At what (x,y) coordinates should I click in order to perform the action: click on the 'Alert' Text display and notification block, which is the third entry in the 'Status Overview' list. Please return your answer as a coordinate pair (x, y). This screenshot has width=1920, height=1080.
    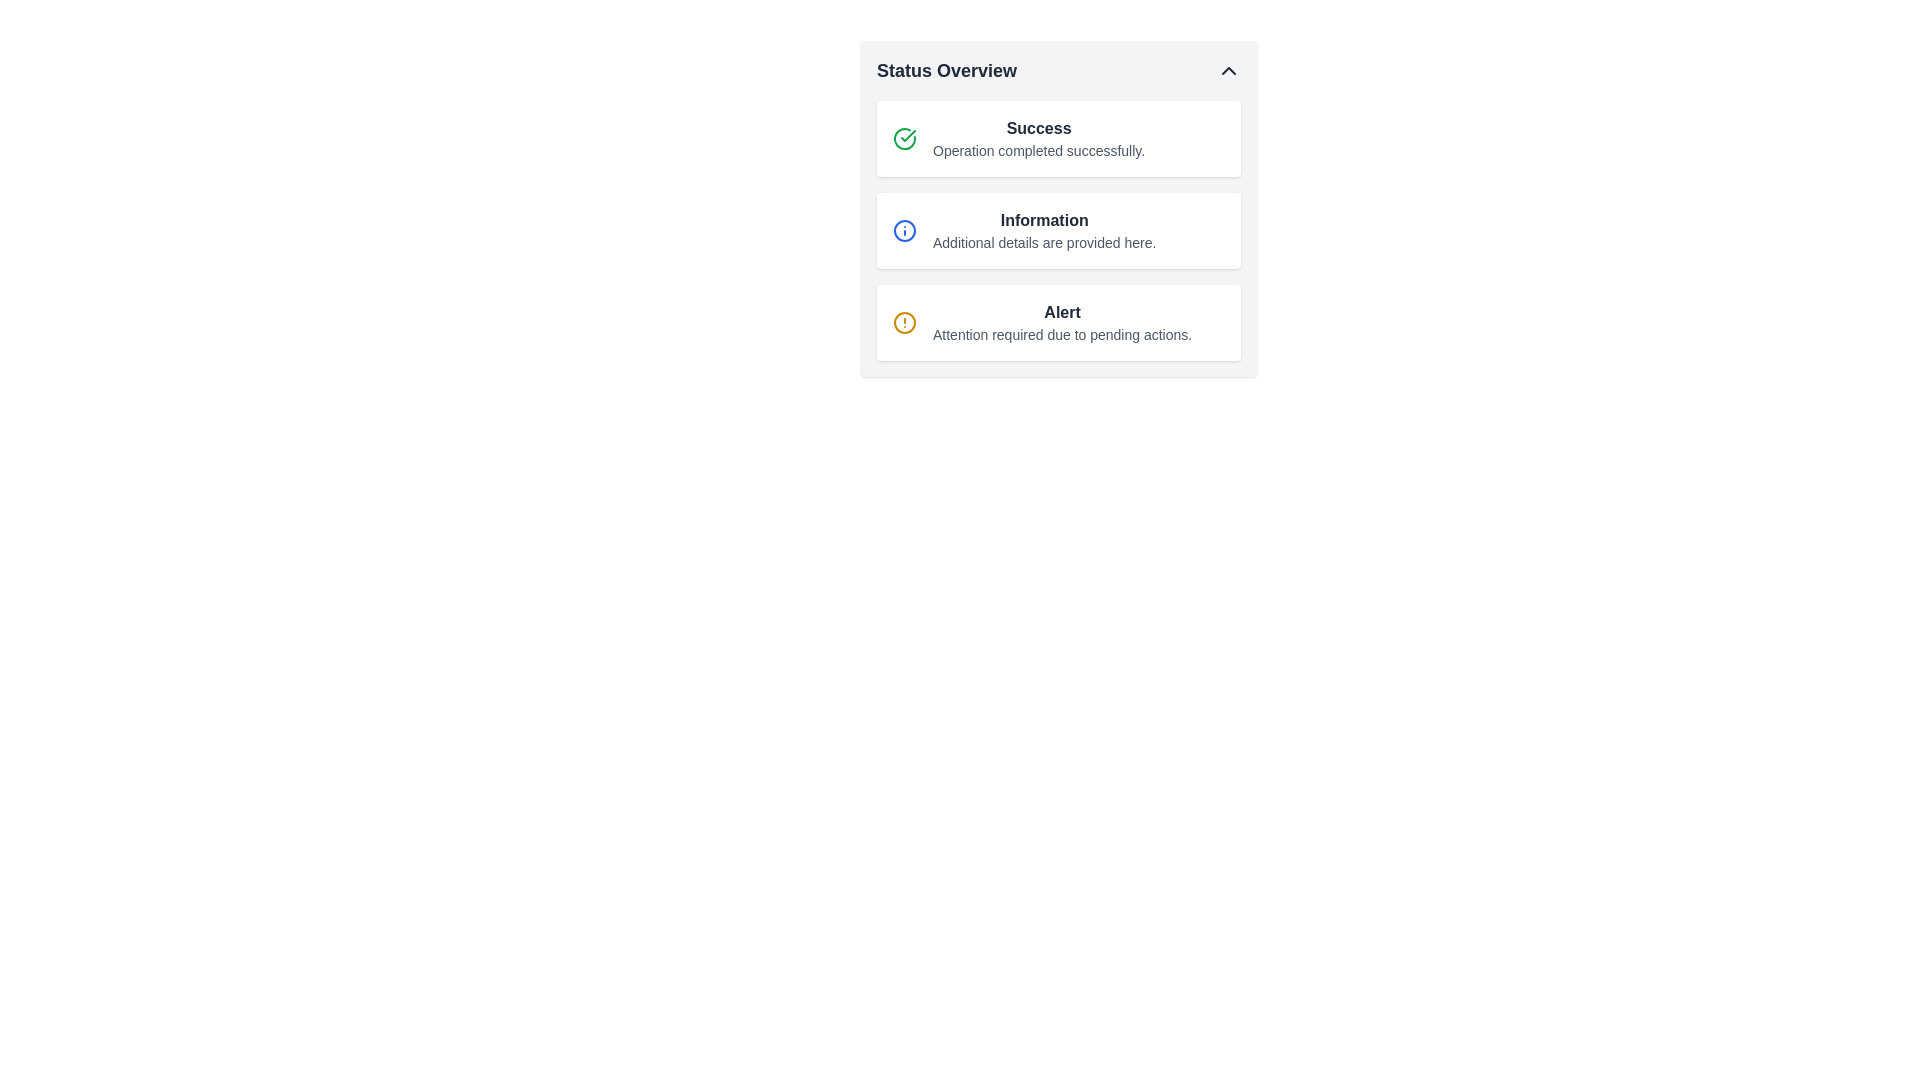
    Looking at the image, I should click on (1061, 322).